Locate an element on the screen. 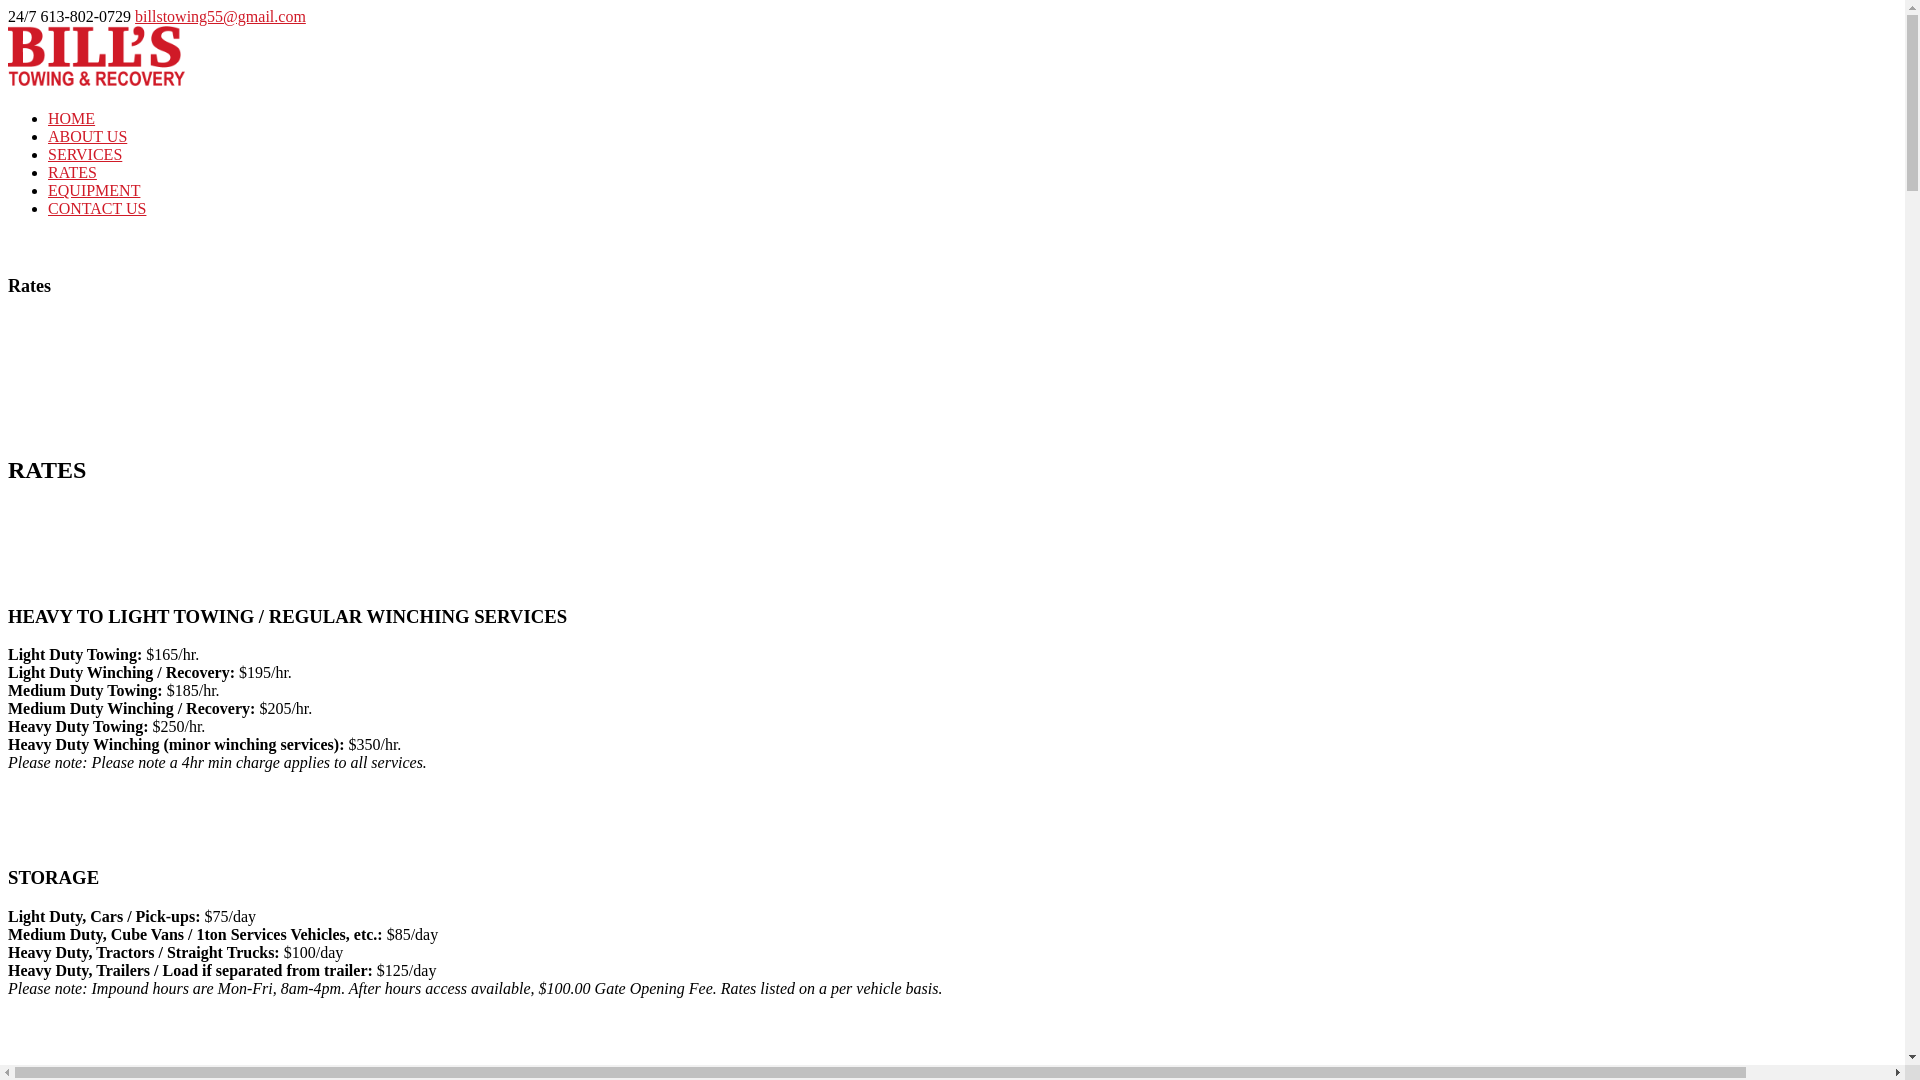 The height and width of the screenshot is (1080, 1920). 'billstowing55@gmail.com' is located at coordinates (133, 16).